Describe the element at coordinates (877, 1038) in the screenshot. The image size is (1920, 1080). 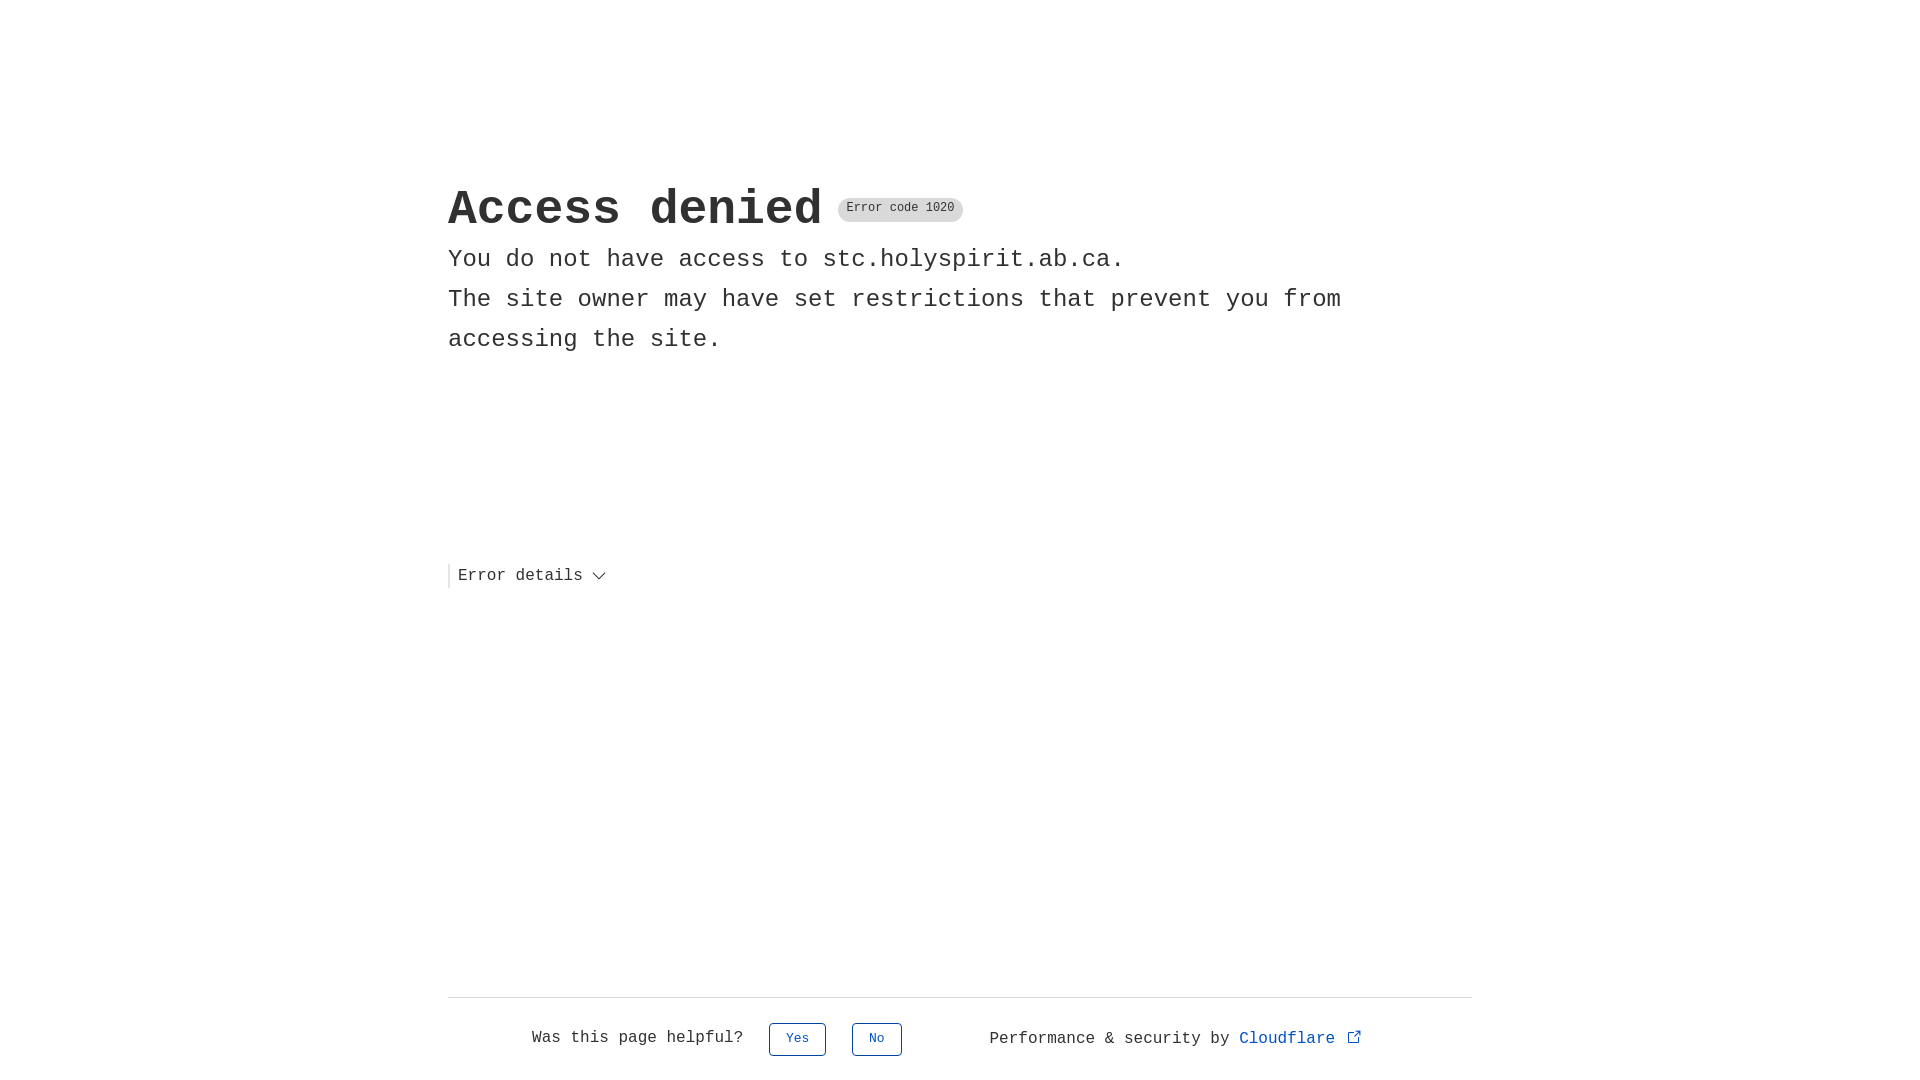
I see `'No'` at that location.